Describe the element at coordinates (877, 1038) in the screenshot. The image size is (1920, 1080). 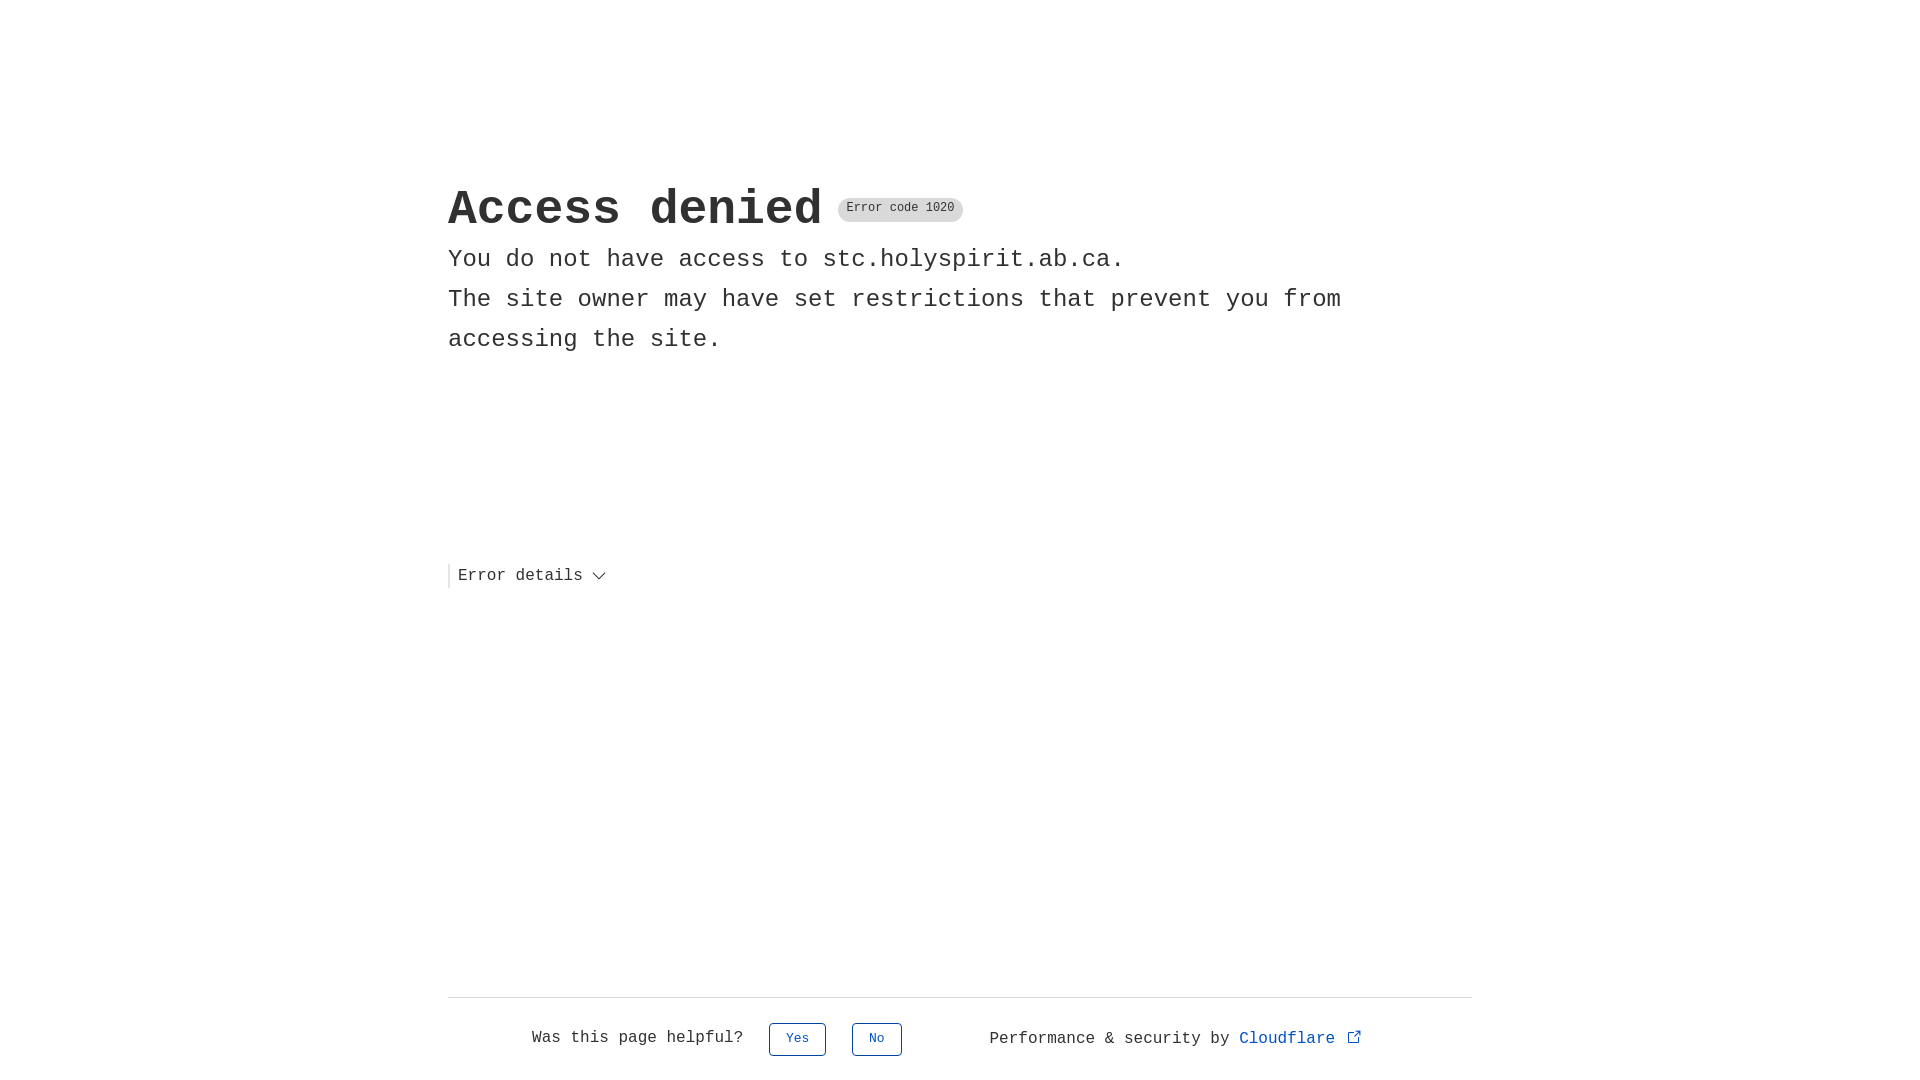
I see `'No'` at that location.